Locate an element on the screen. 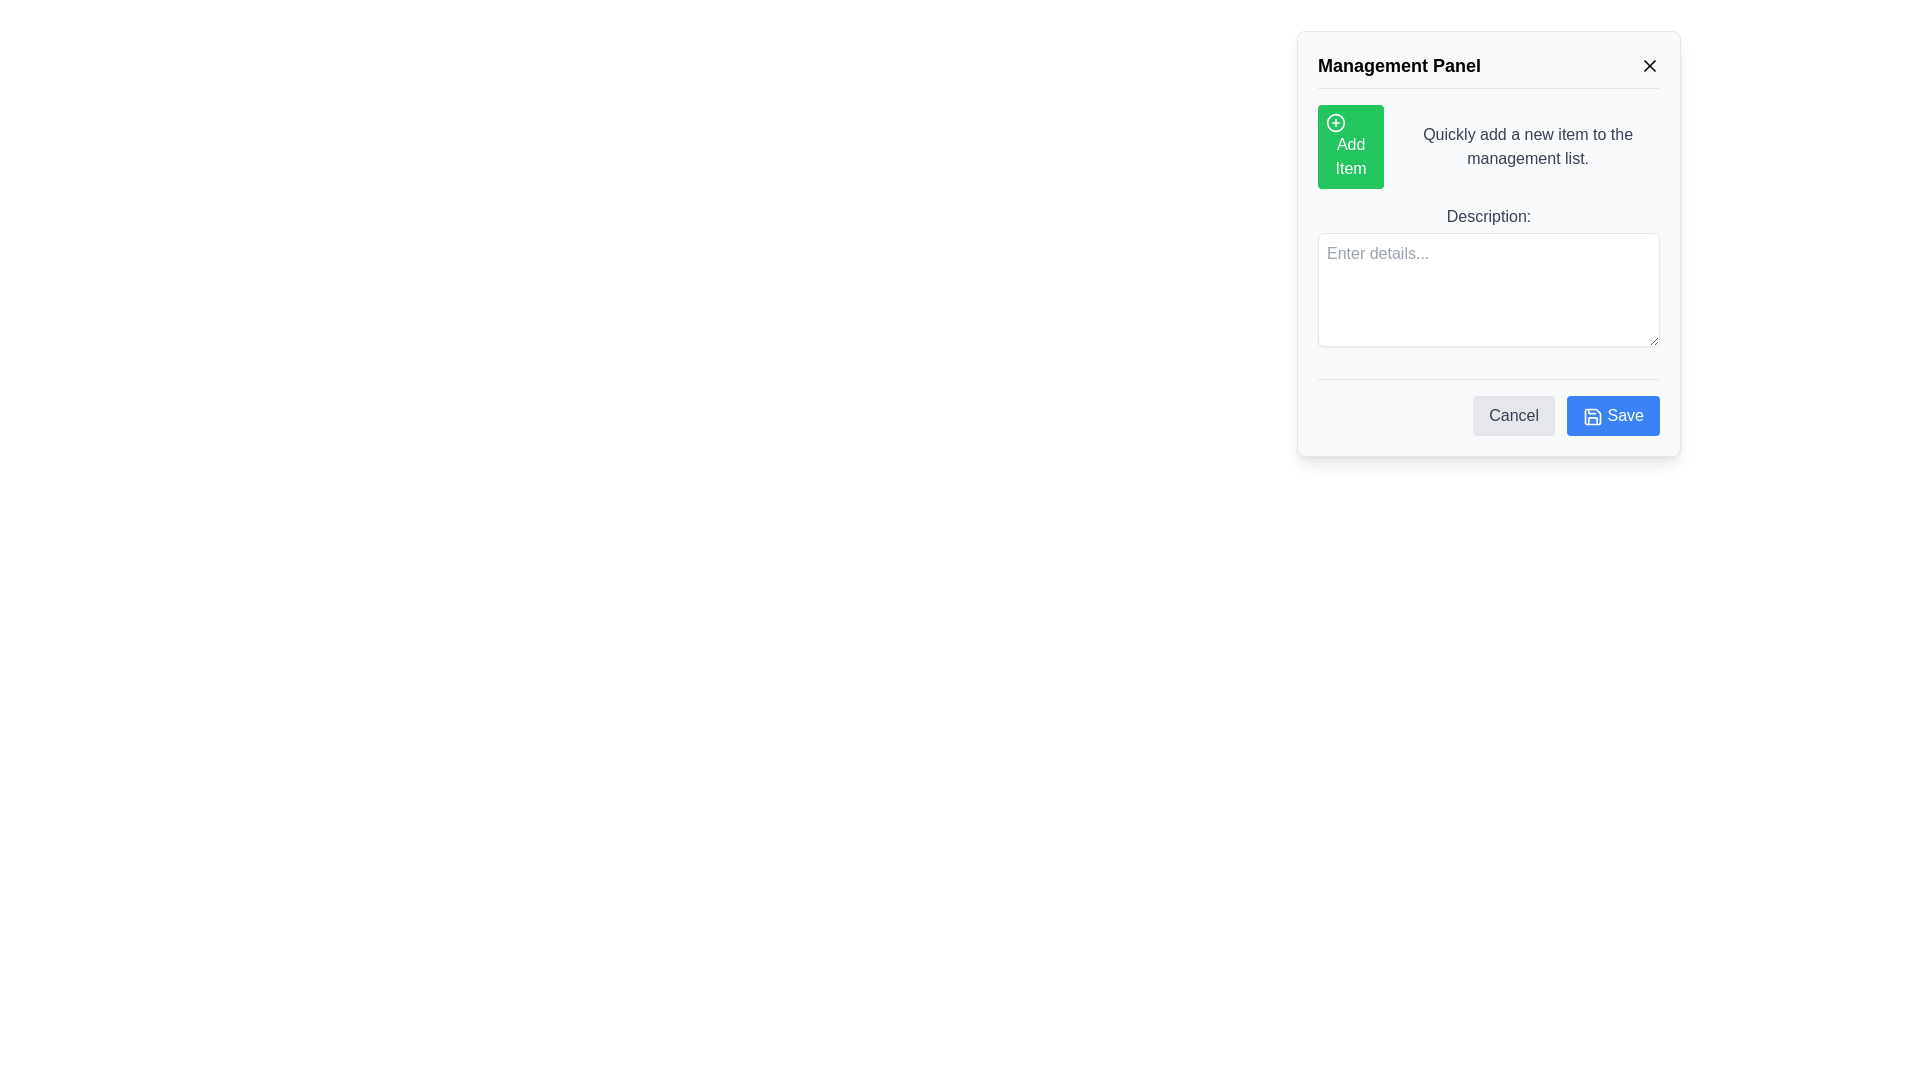 The width and height of the screenshot is (1920, 1080). 'Add Item' icon located in the top-left section of the 'Management Panel' dialog box, which is visually represented by a green rectangular button containing the icon is located at coordinates (1335, 123).